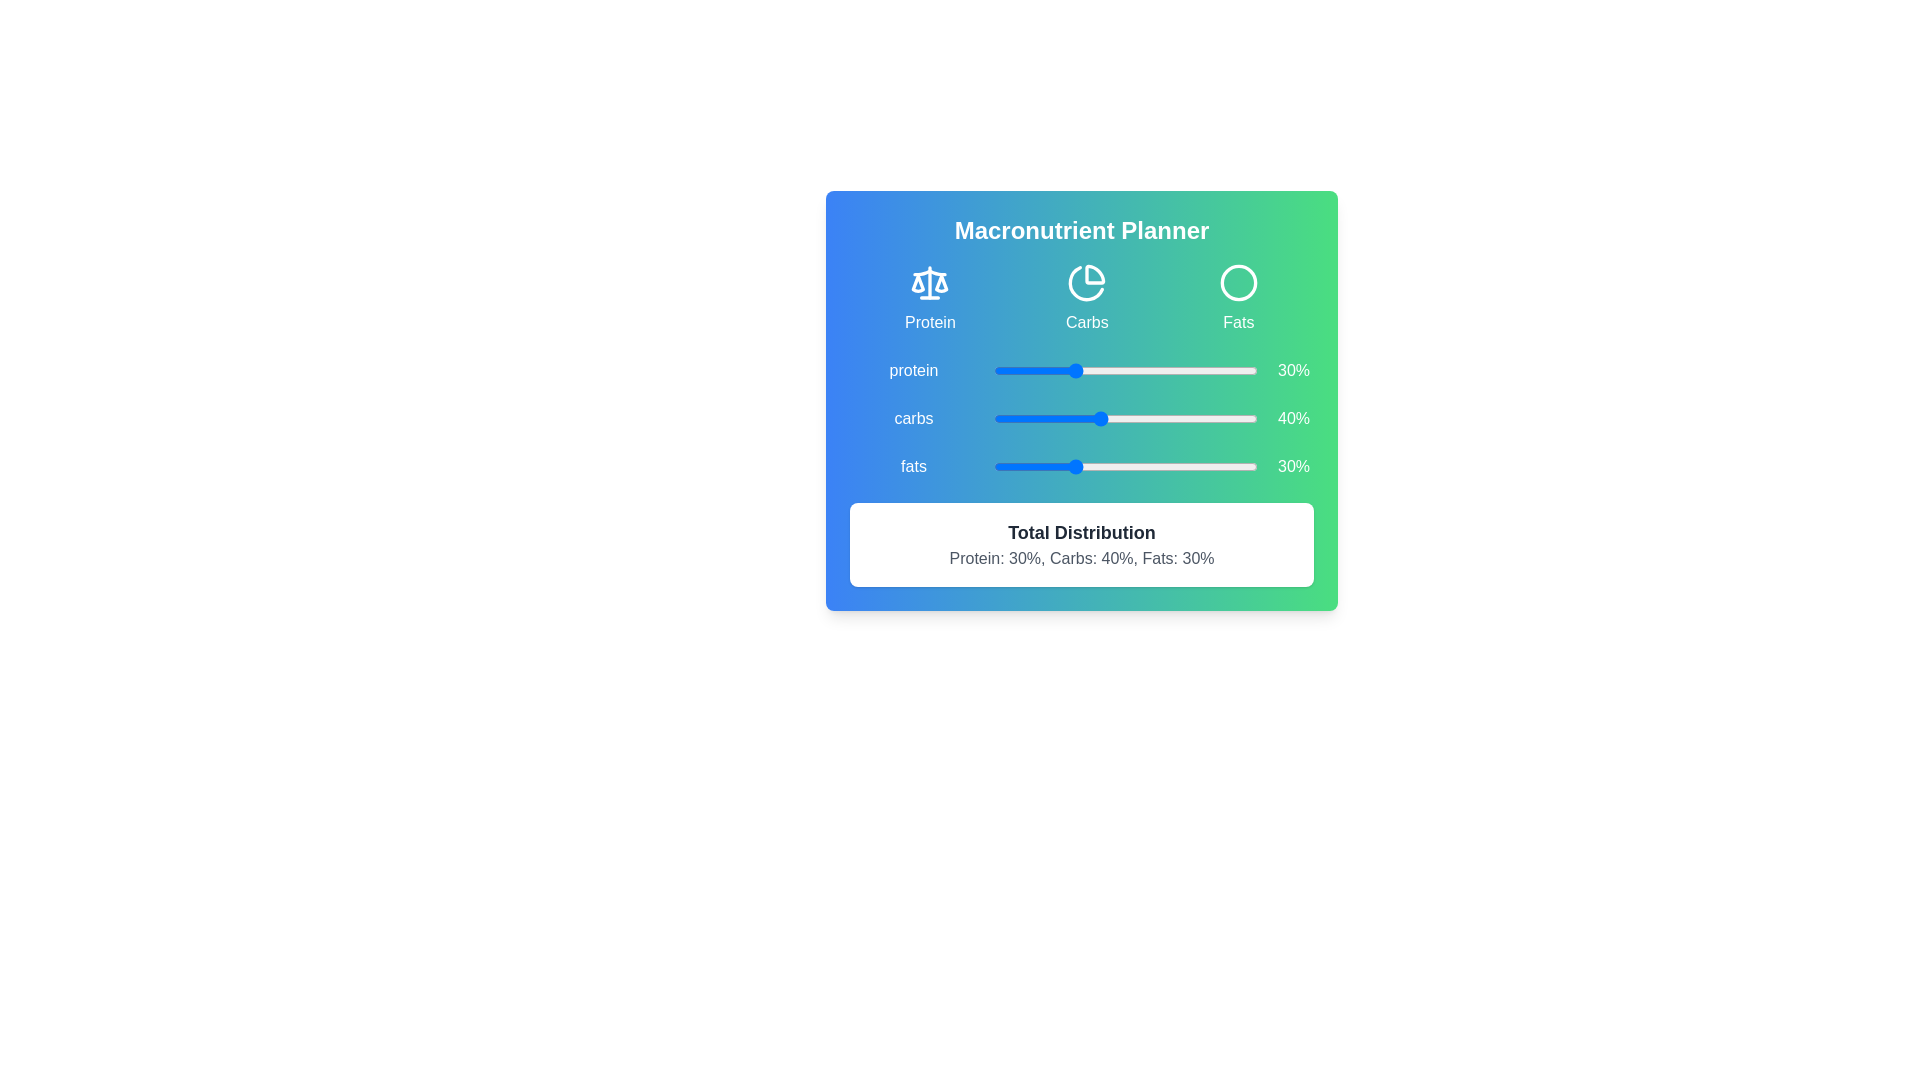  What do you see at coordinates (1059, 466) in the screenshot?
I see `the fats slider` at bounding box center [1059, 466].